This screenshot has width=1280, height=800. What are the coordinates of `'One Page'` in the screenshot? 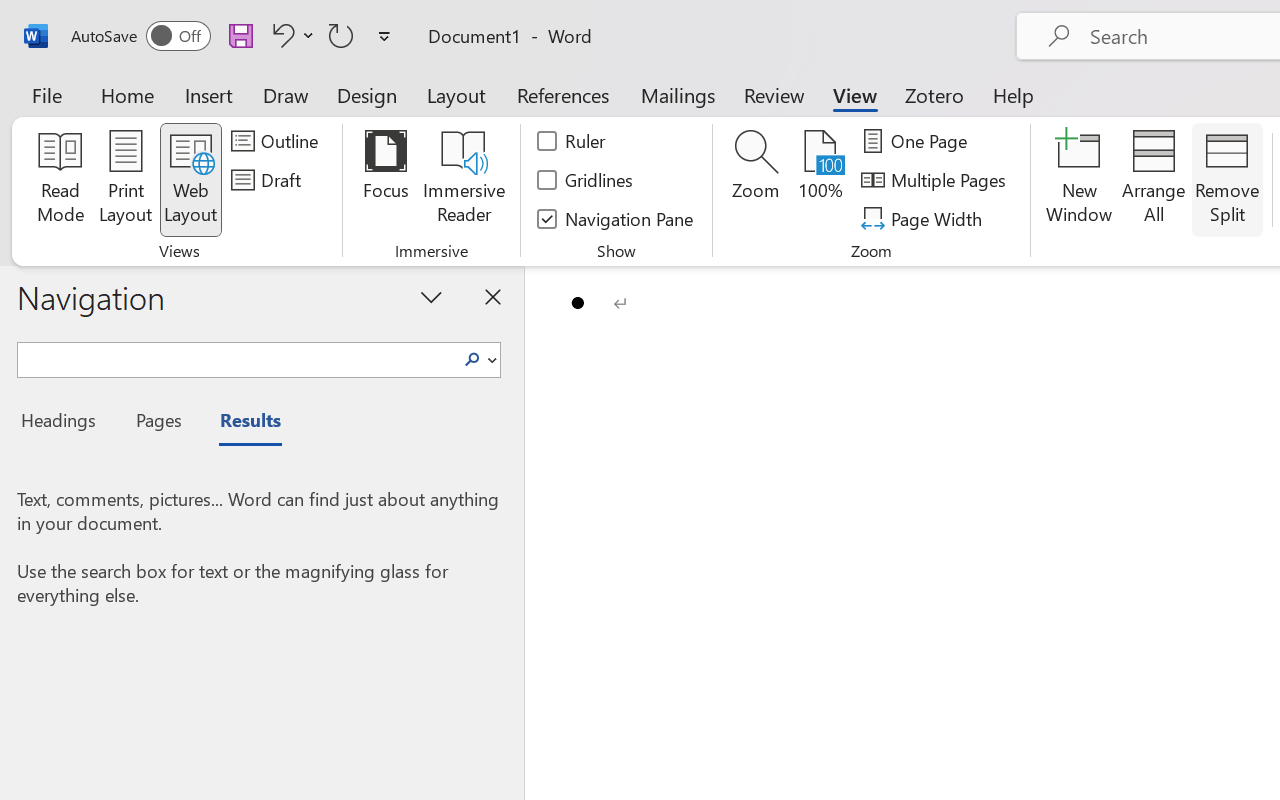 It's located at (916, 141).